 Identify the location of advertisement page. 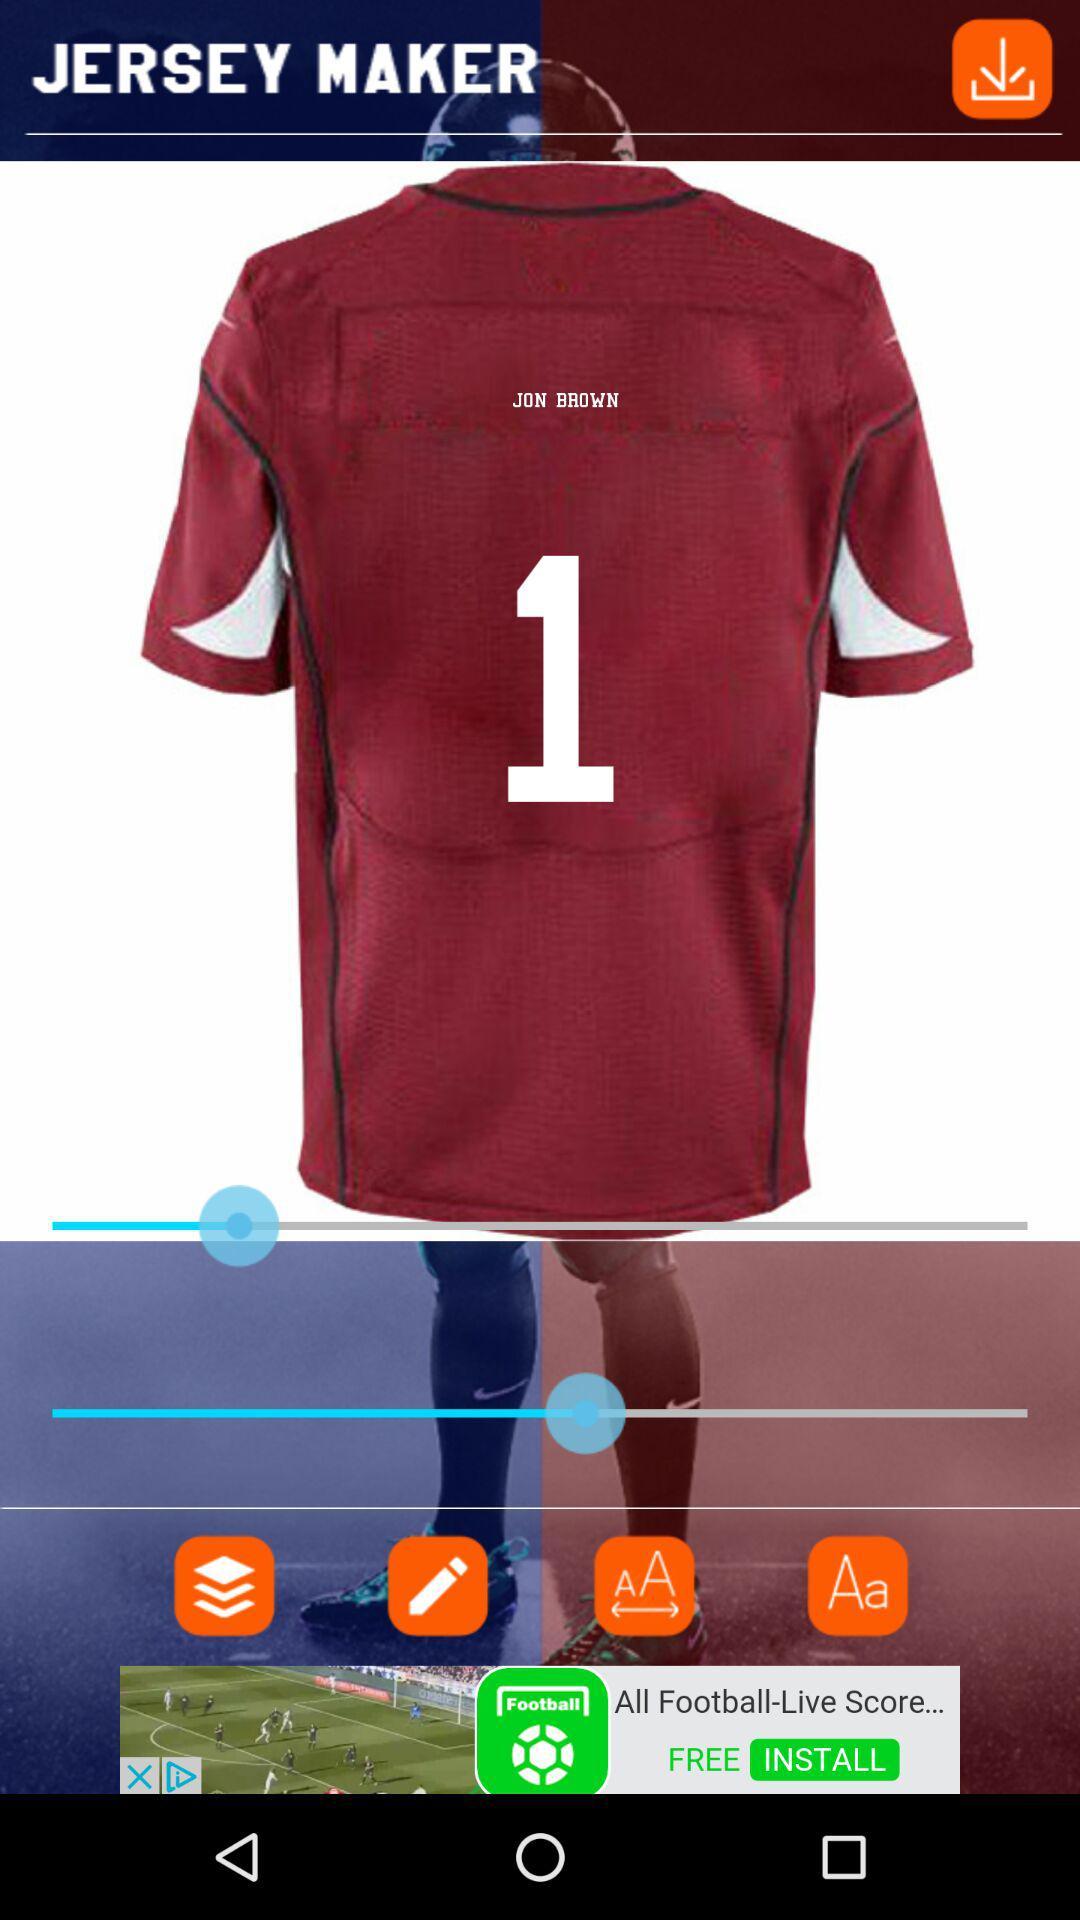
(540, 1727).